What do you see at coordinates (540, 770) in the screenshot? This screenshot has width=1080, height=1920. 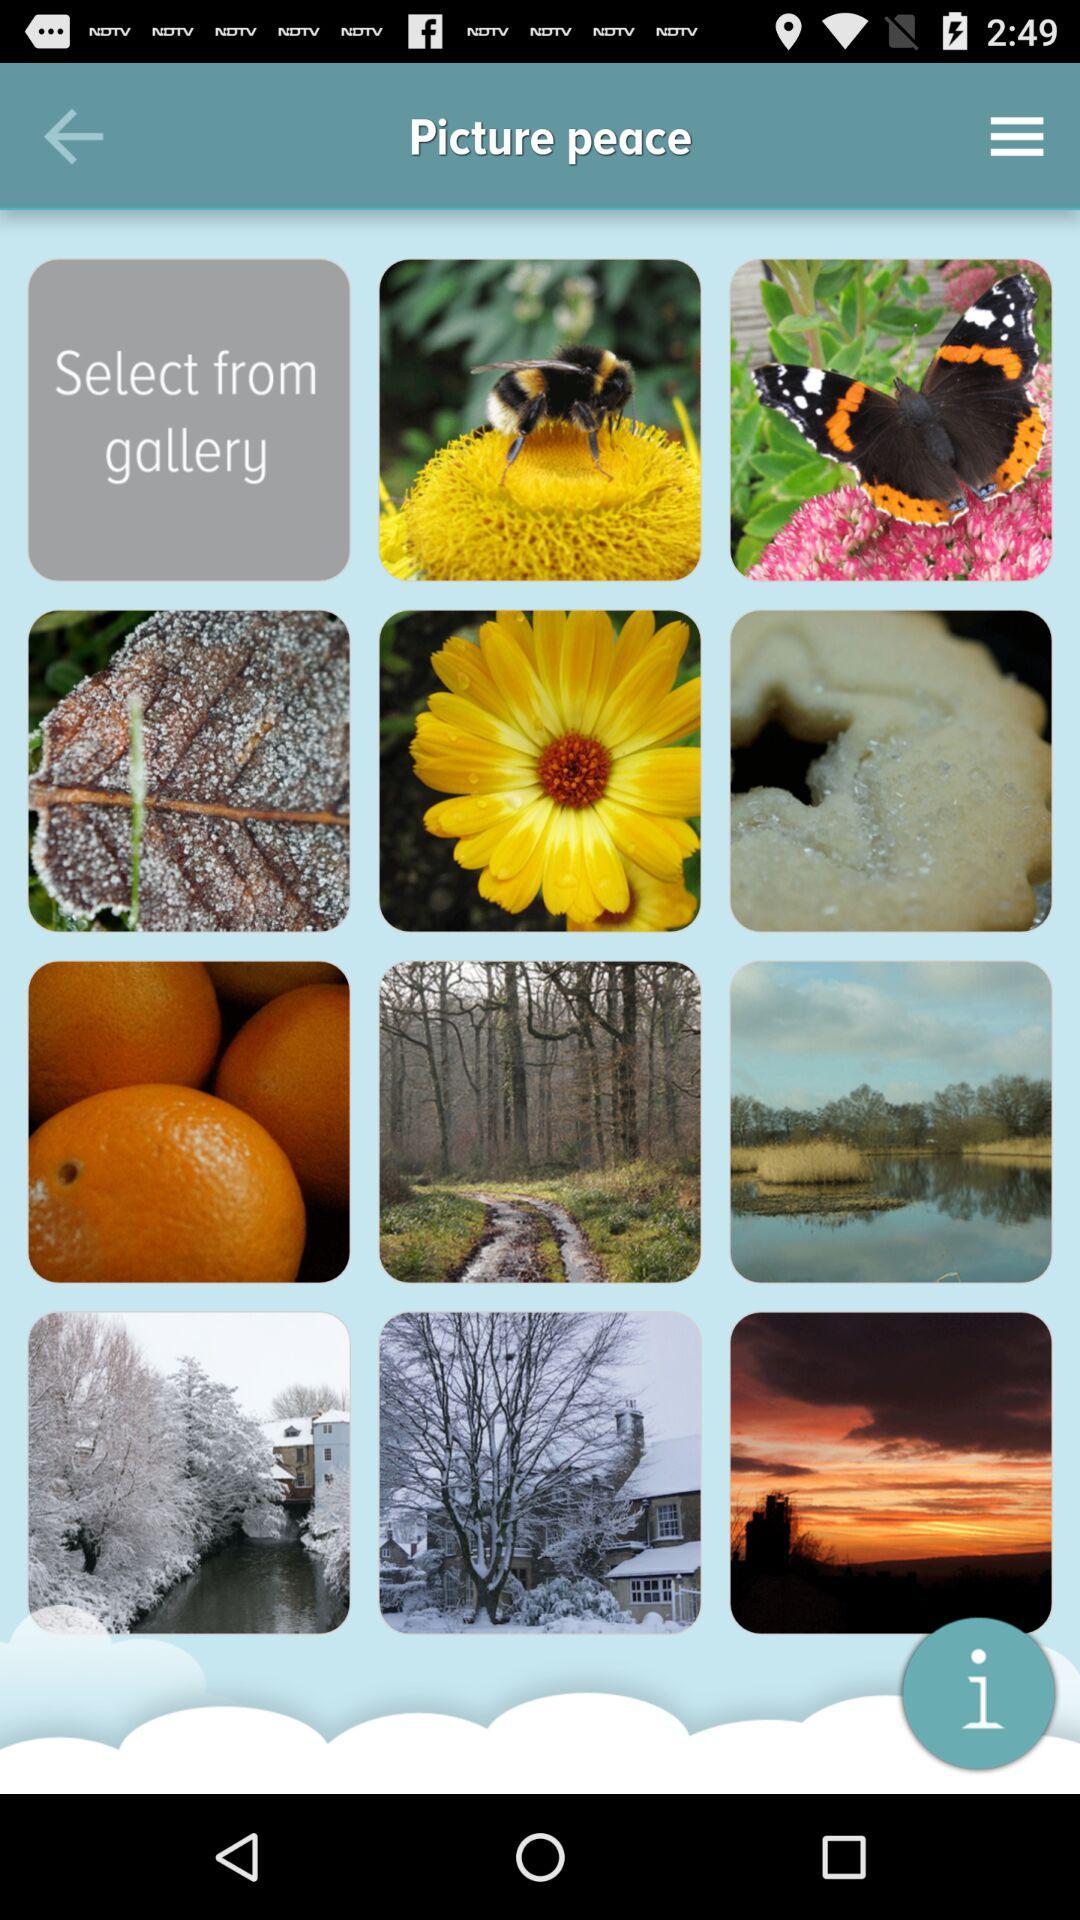 I see `photo of flower` at bounding box center [540, 770].